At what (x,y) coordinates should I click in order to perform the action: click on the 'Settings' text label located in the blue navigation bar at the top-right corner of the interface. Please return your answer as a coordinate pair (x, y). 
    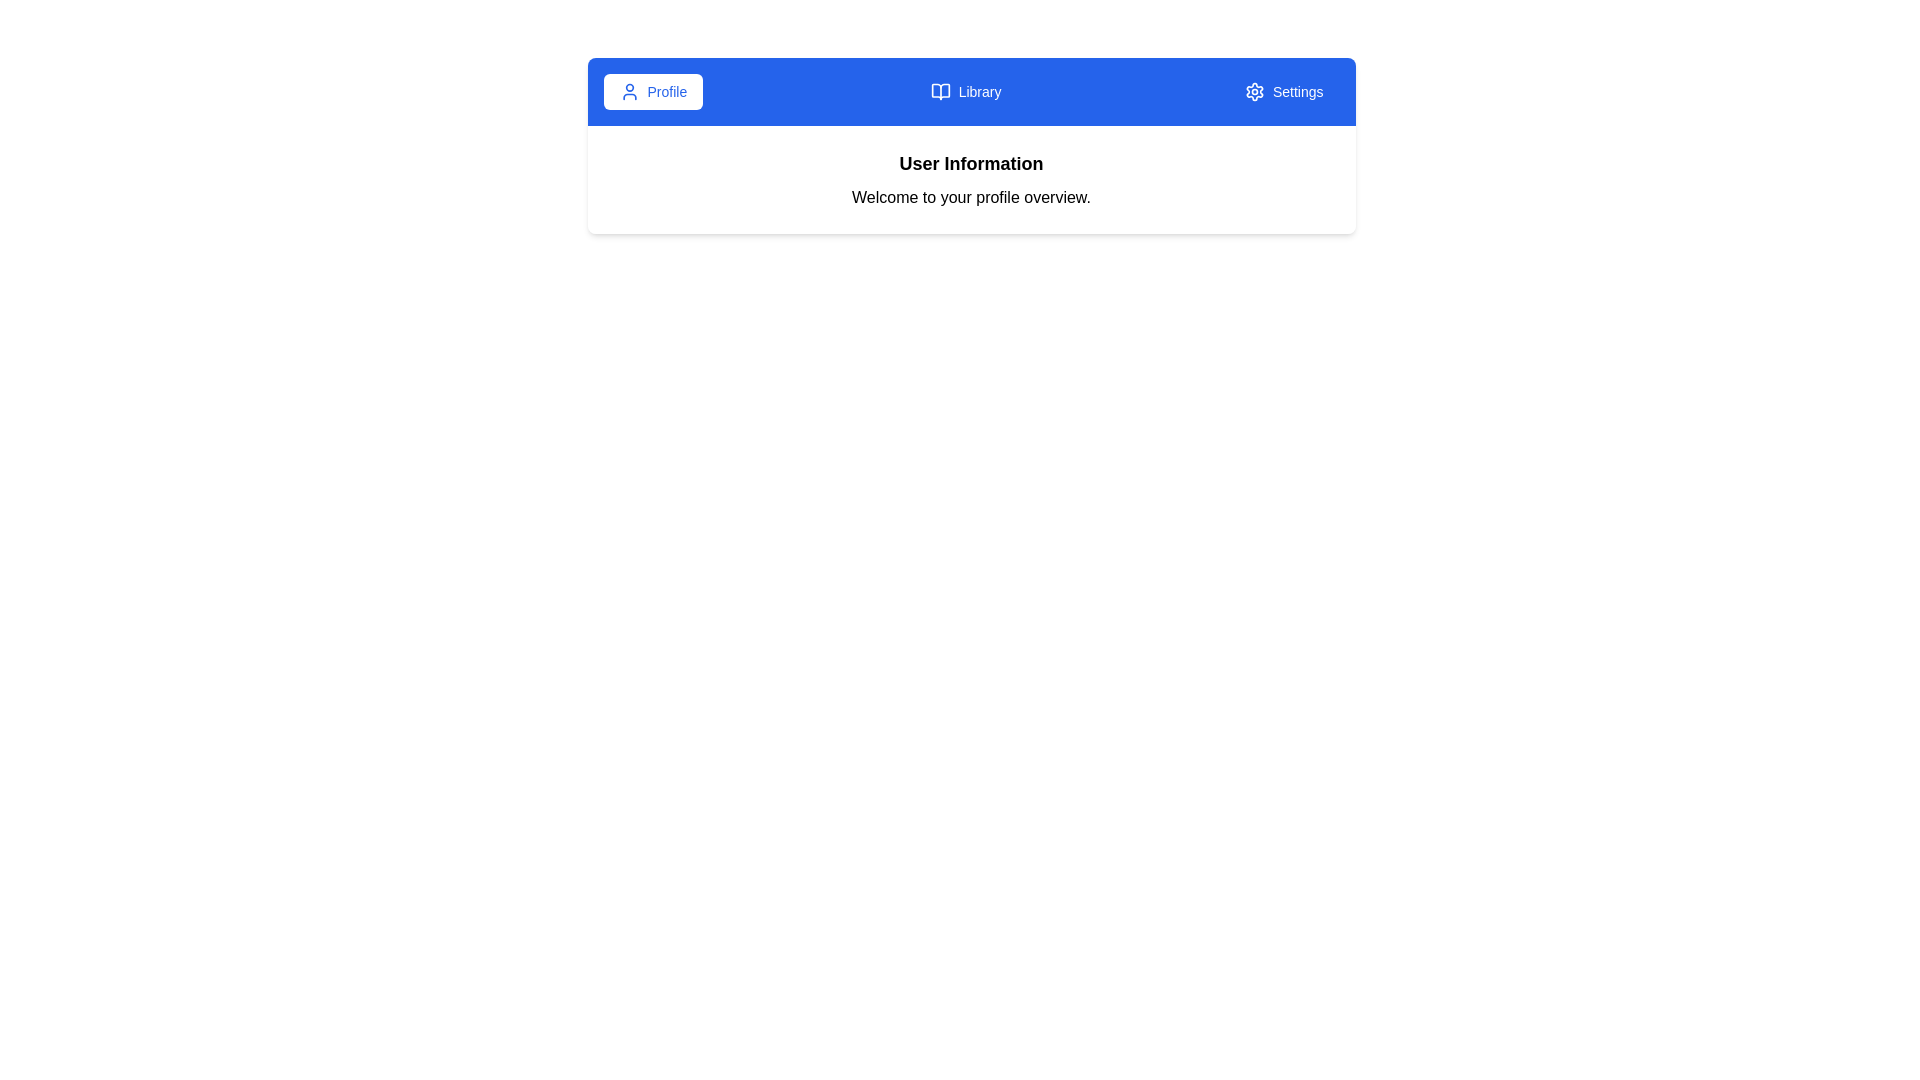
    Looking at the image, I should click on (1298, 92).